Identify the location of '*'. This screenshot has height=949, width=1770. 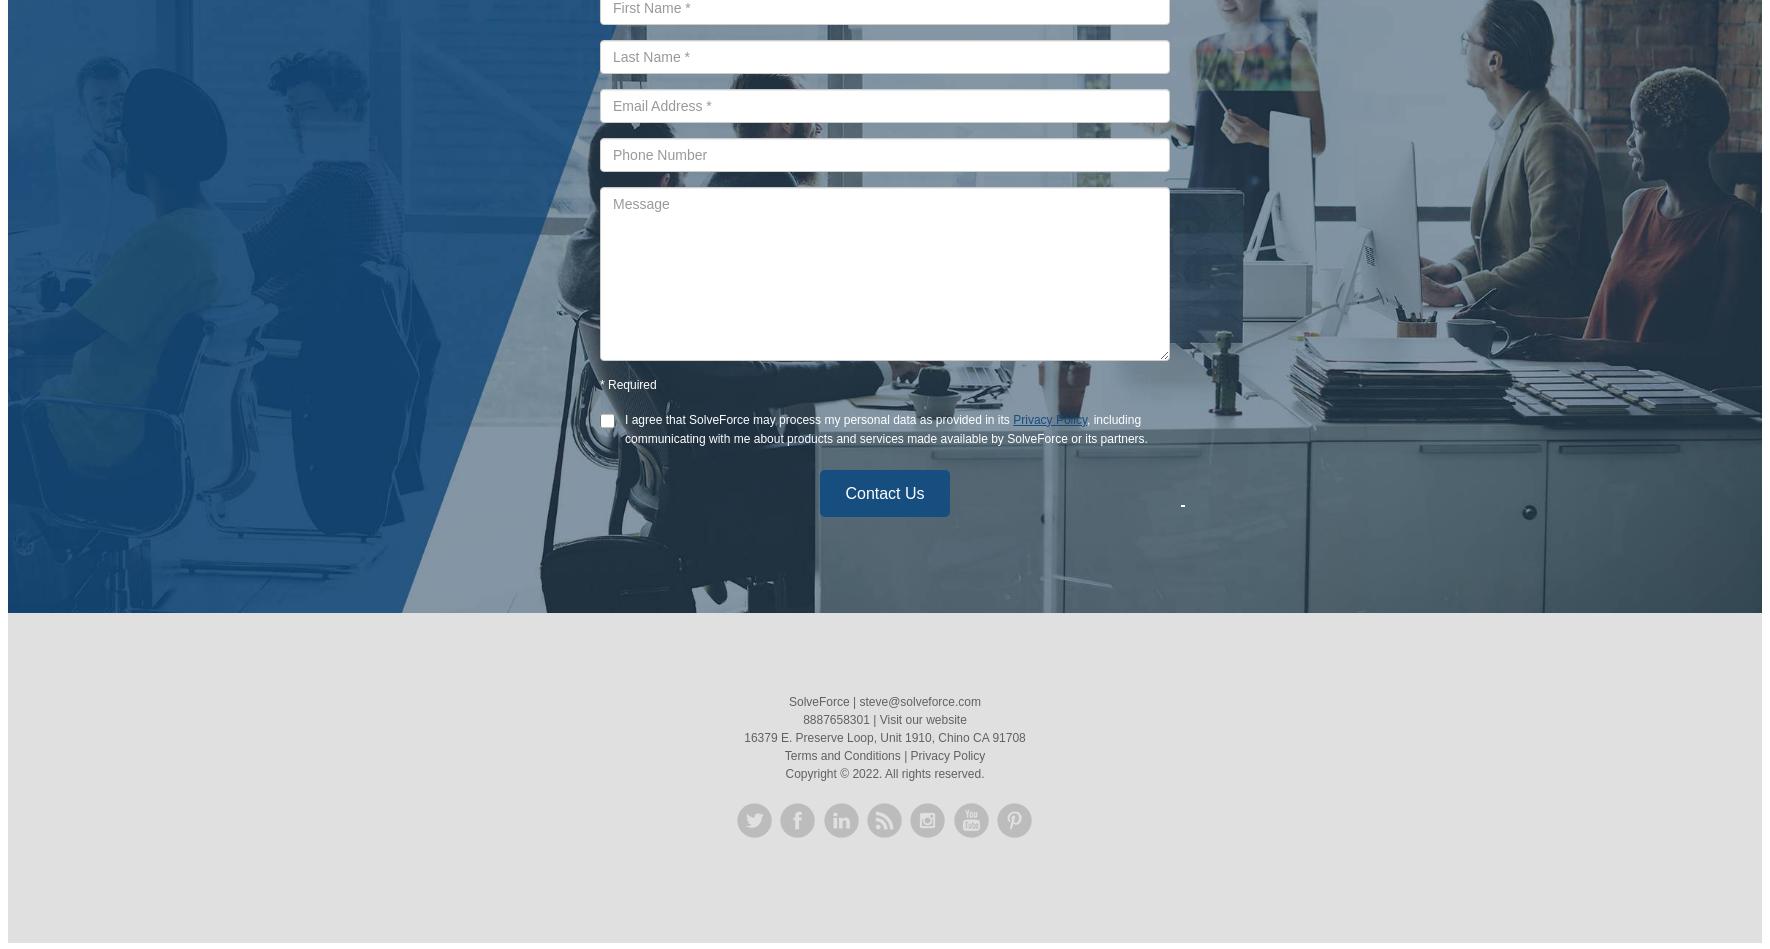
(600, 385).